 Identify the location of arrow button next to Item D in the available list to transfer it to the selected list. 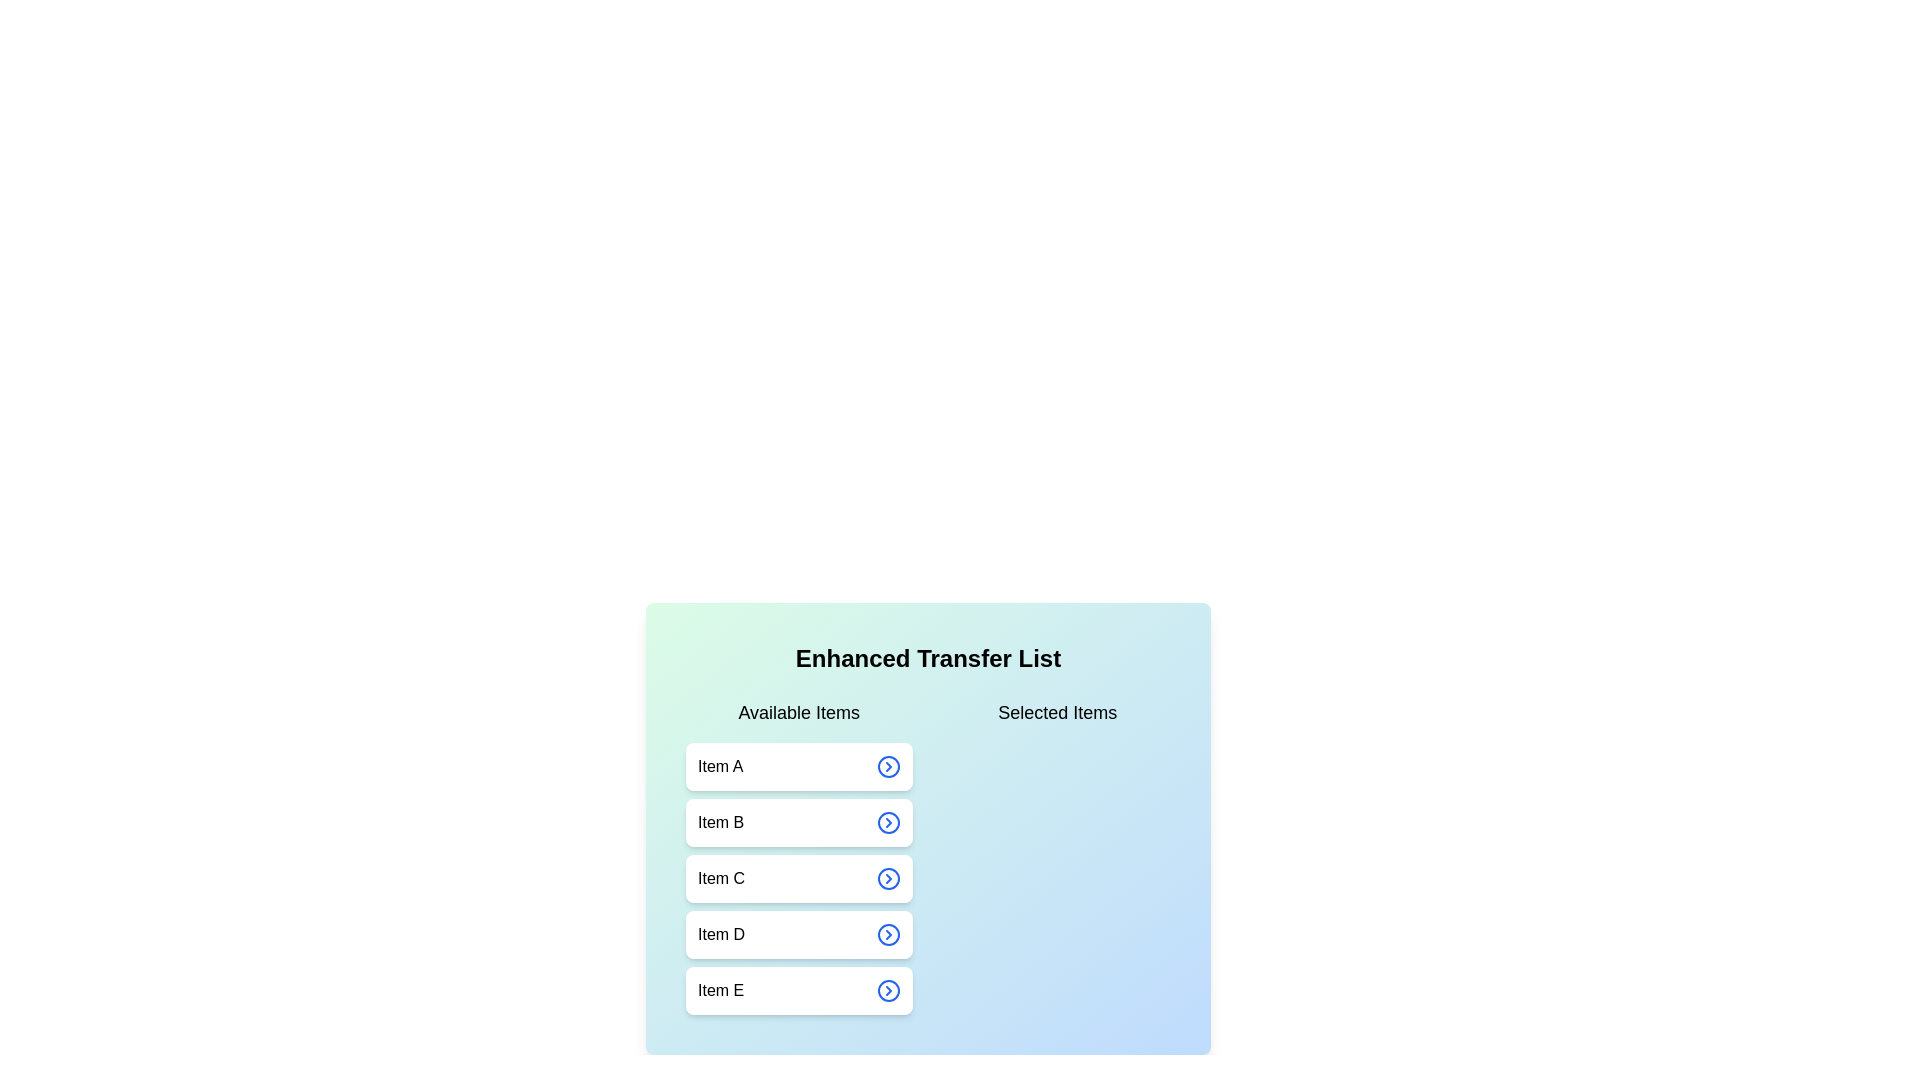
(887, 934).